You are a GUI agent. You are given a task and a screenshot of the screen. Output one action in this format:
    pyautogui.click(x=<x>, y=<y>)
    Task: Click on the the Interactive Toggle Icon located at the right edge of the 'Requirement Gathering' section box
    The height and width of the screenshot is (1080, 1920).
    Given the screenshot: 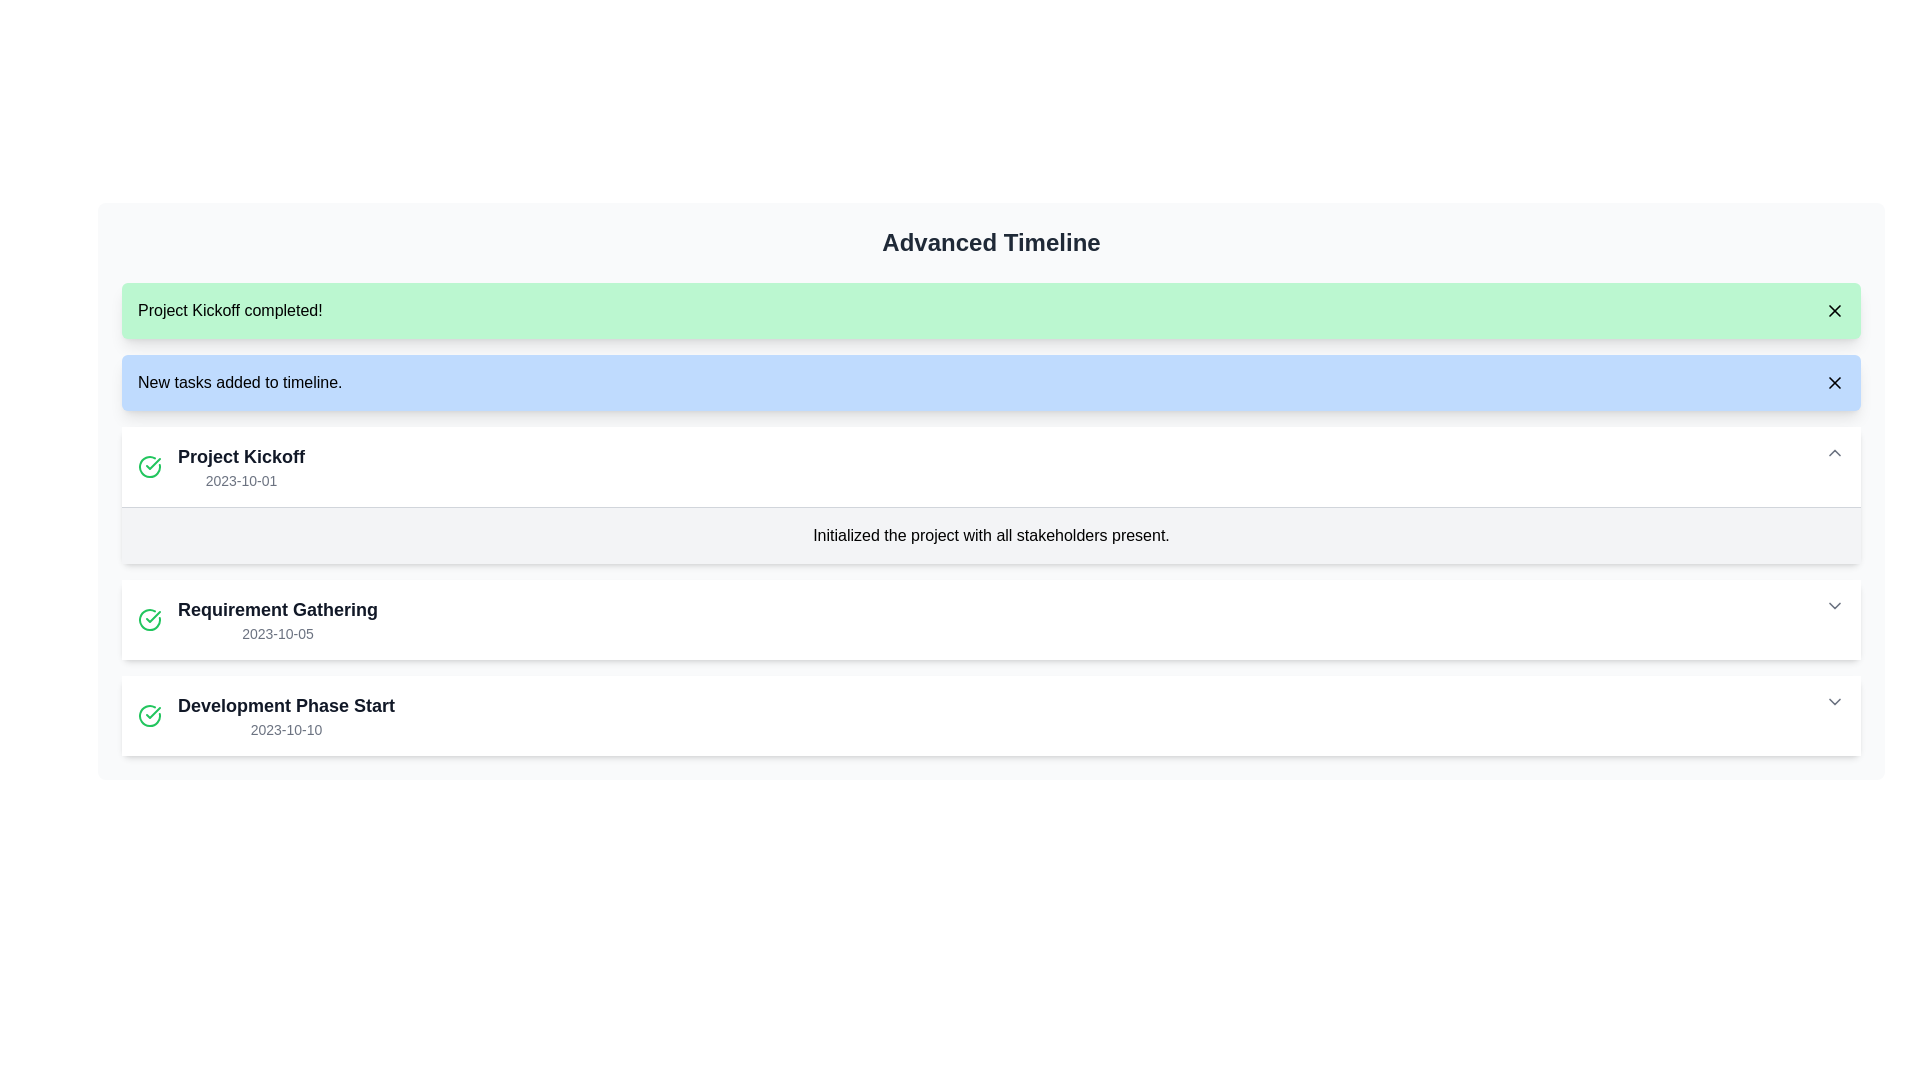 What is the action you would take?
    pyautogui.click(x=1834, y=604)
    